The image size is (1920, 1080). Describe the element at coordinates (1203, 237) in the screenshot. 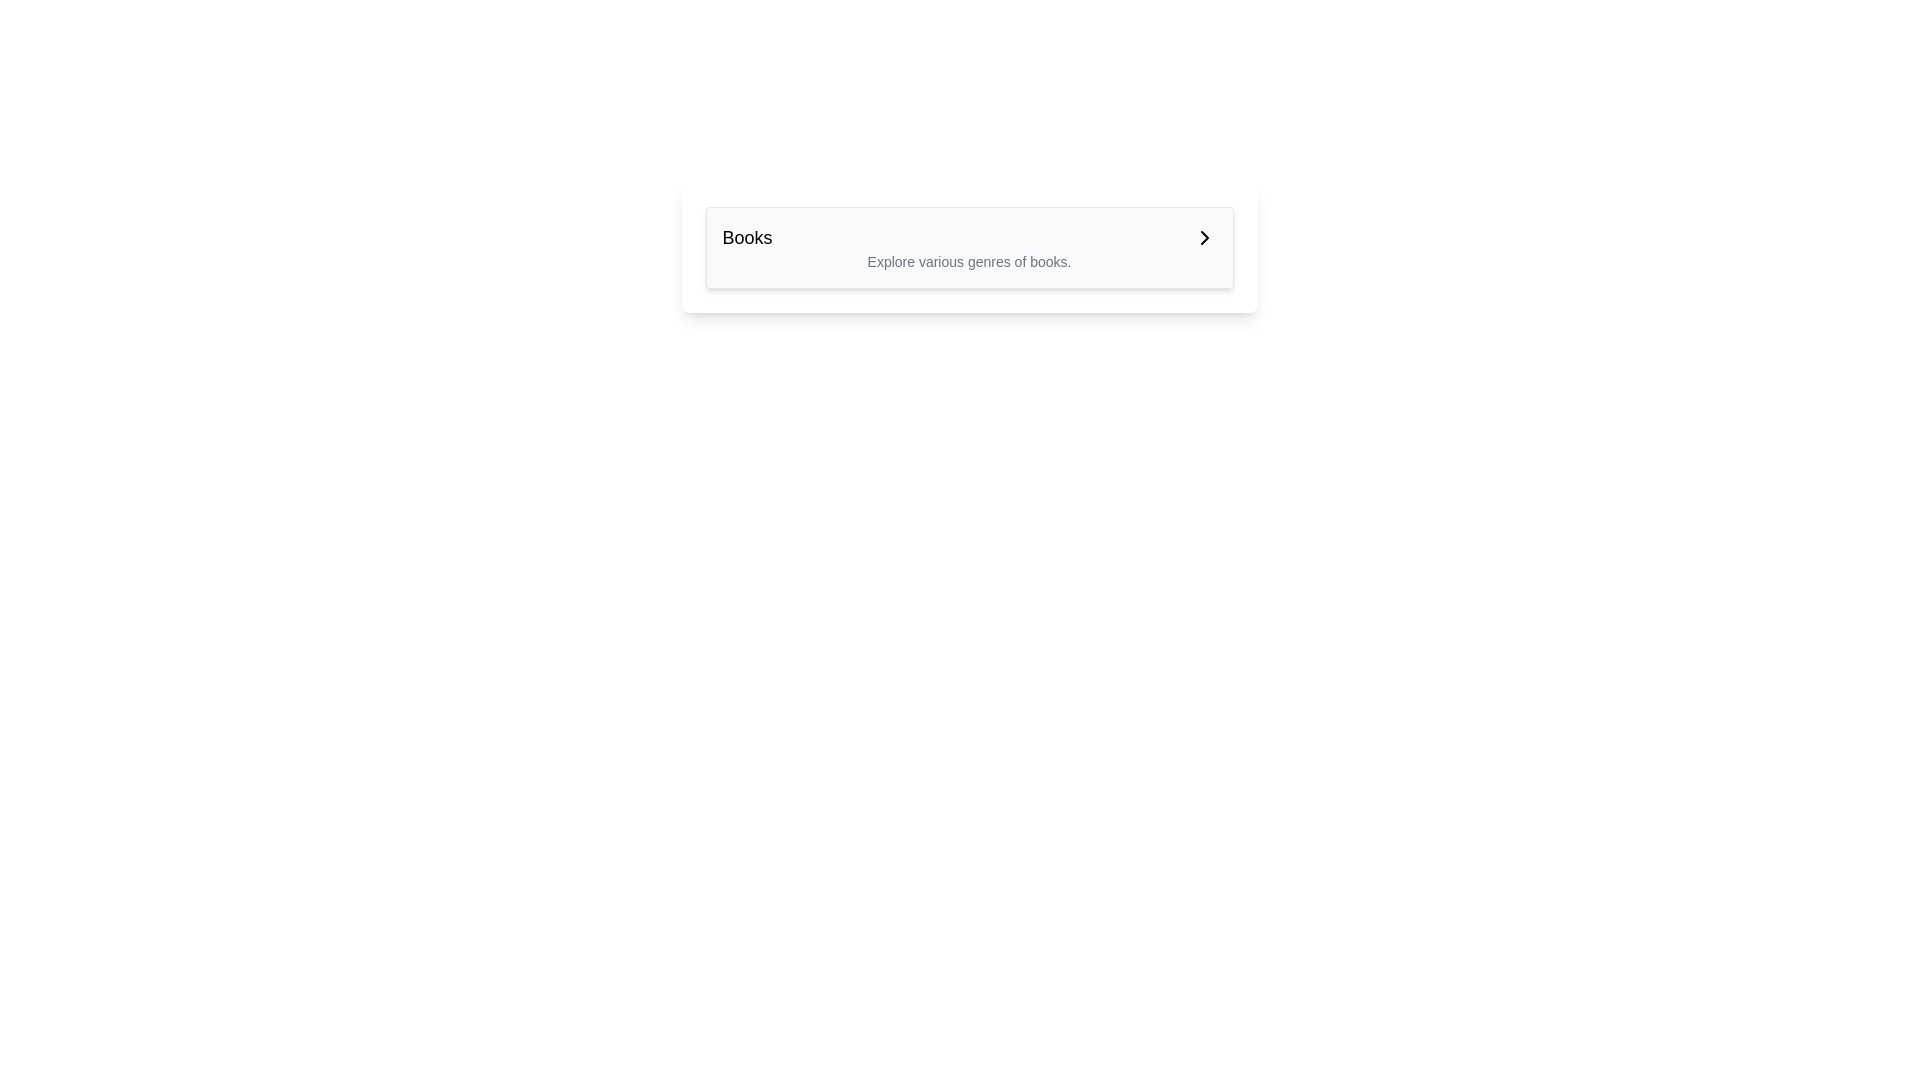

I see `the chevron icon in the top-right corner of the 'Books' section` at that location.